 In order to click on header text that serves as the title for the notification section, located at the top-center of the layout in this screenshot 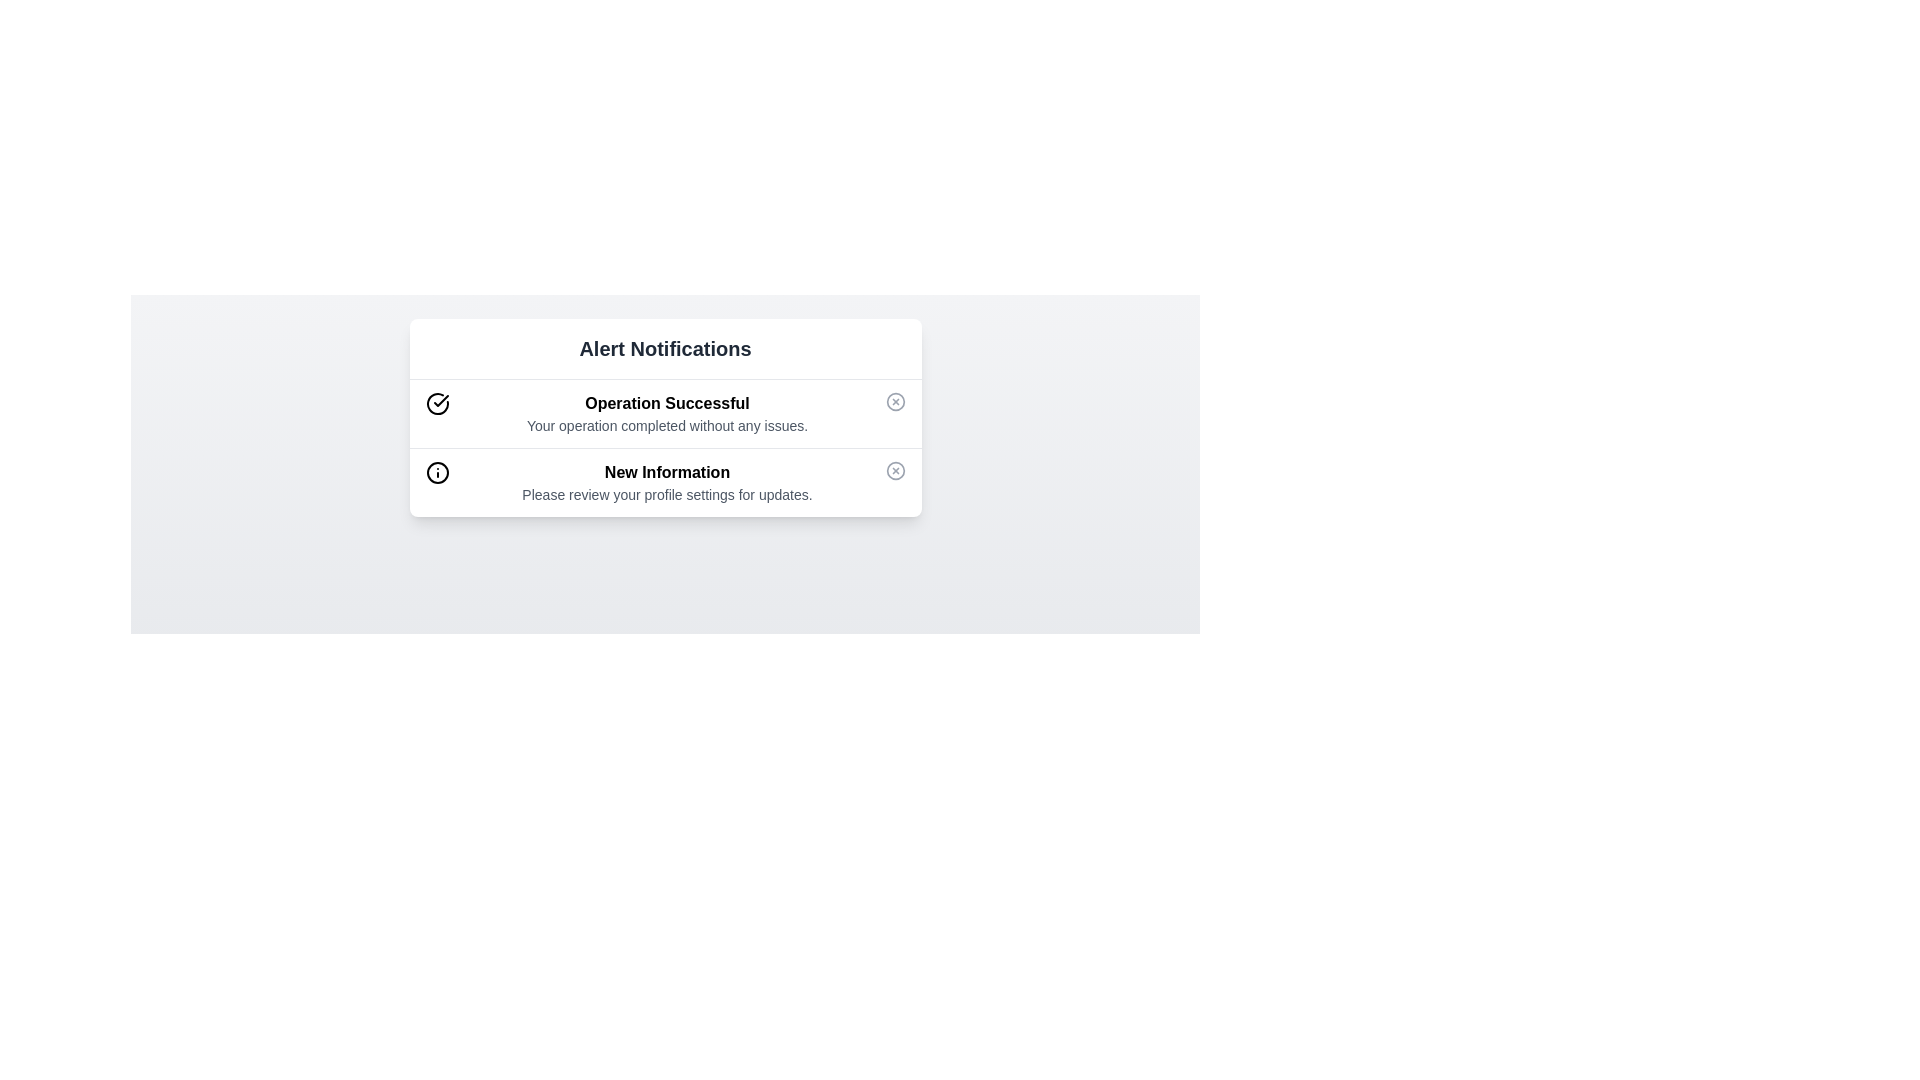, I will do `click(665, 348)`.